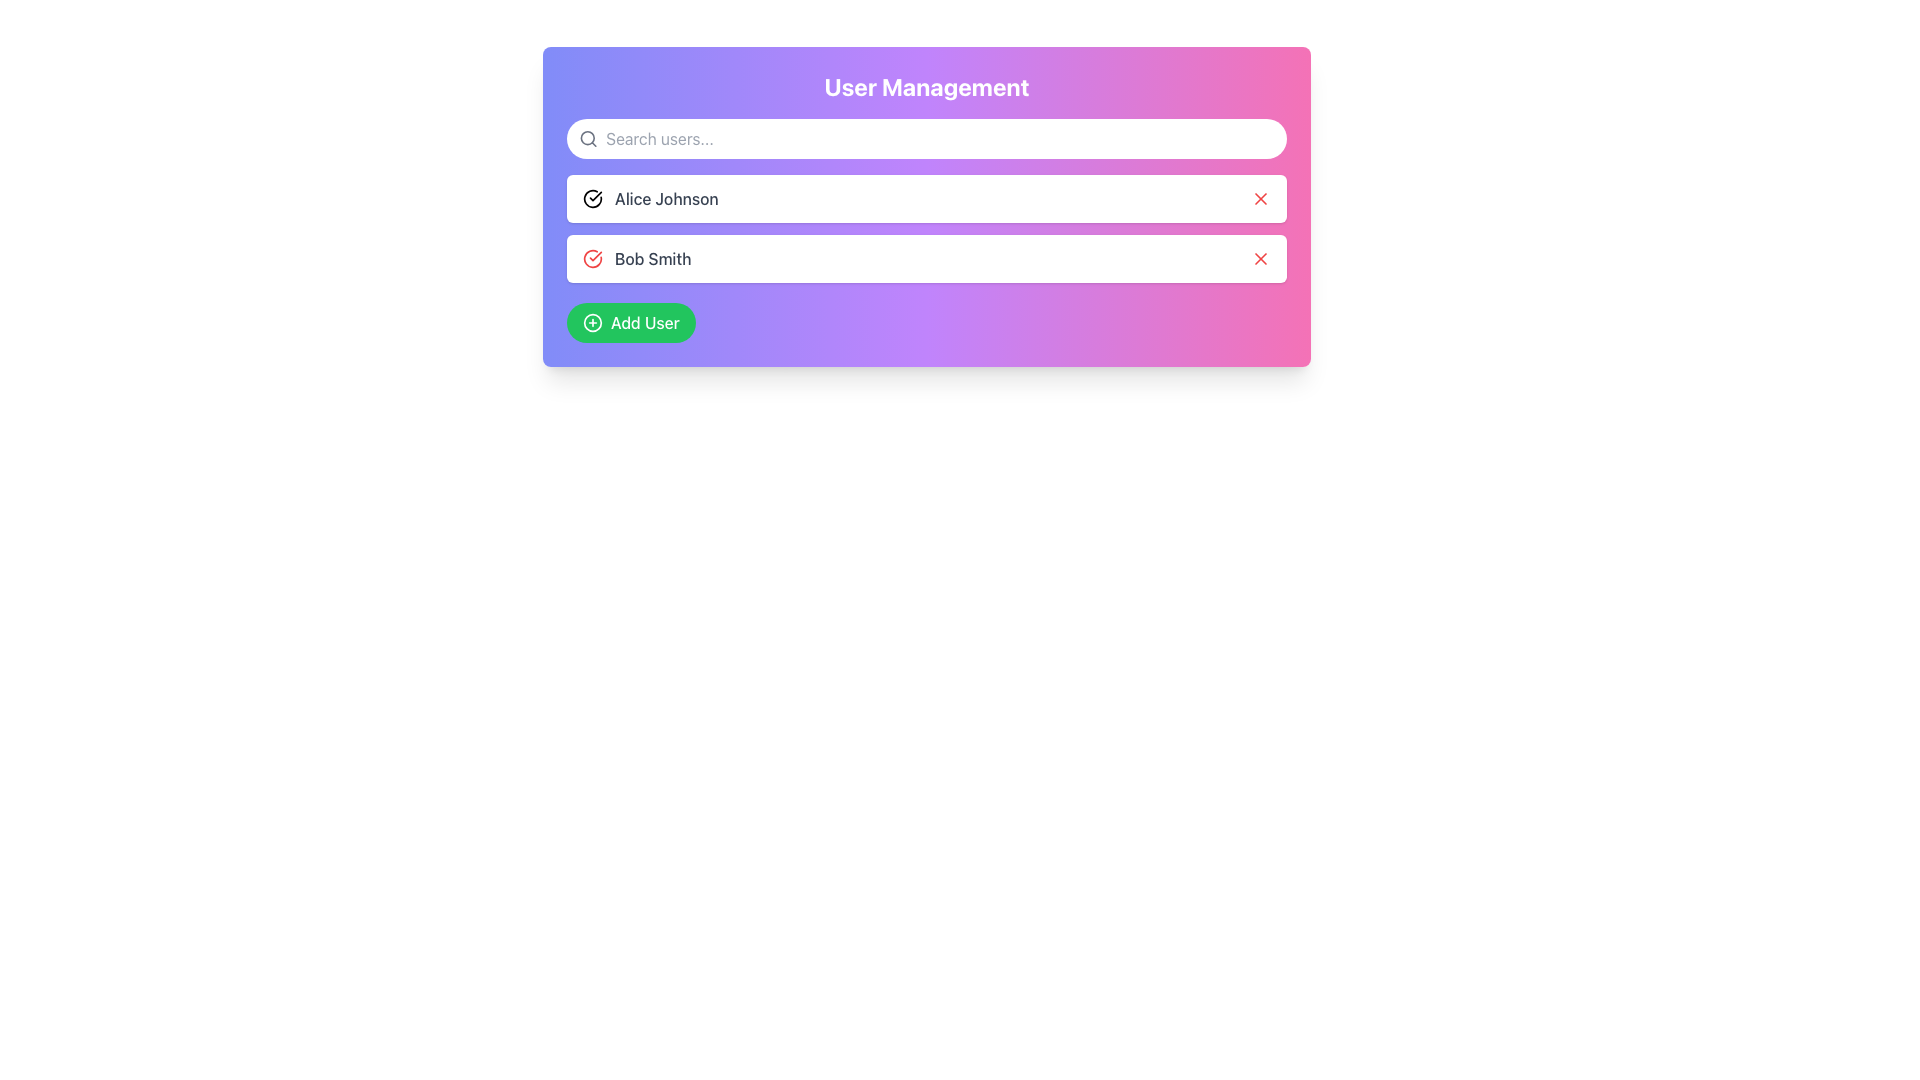  What do you see at coordinates (586, 137) in the screenshot?
I see `the SVG Circle that represents the lens component of the magnifying glass icon in the user management section's search bar` at bounding box center [586, 137].